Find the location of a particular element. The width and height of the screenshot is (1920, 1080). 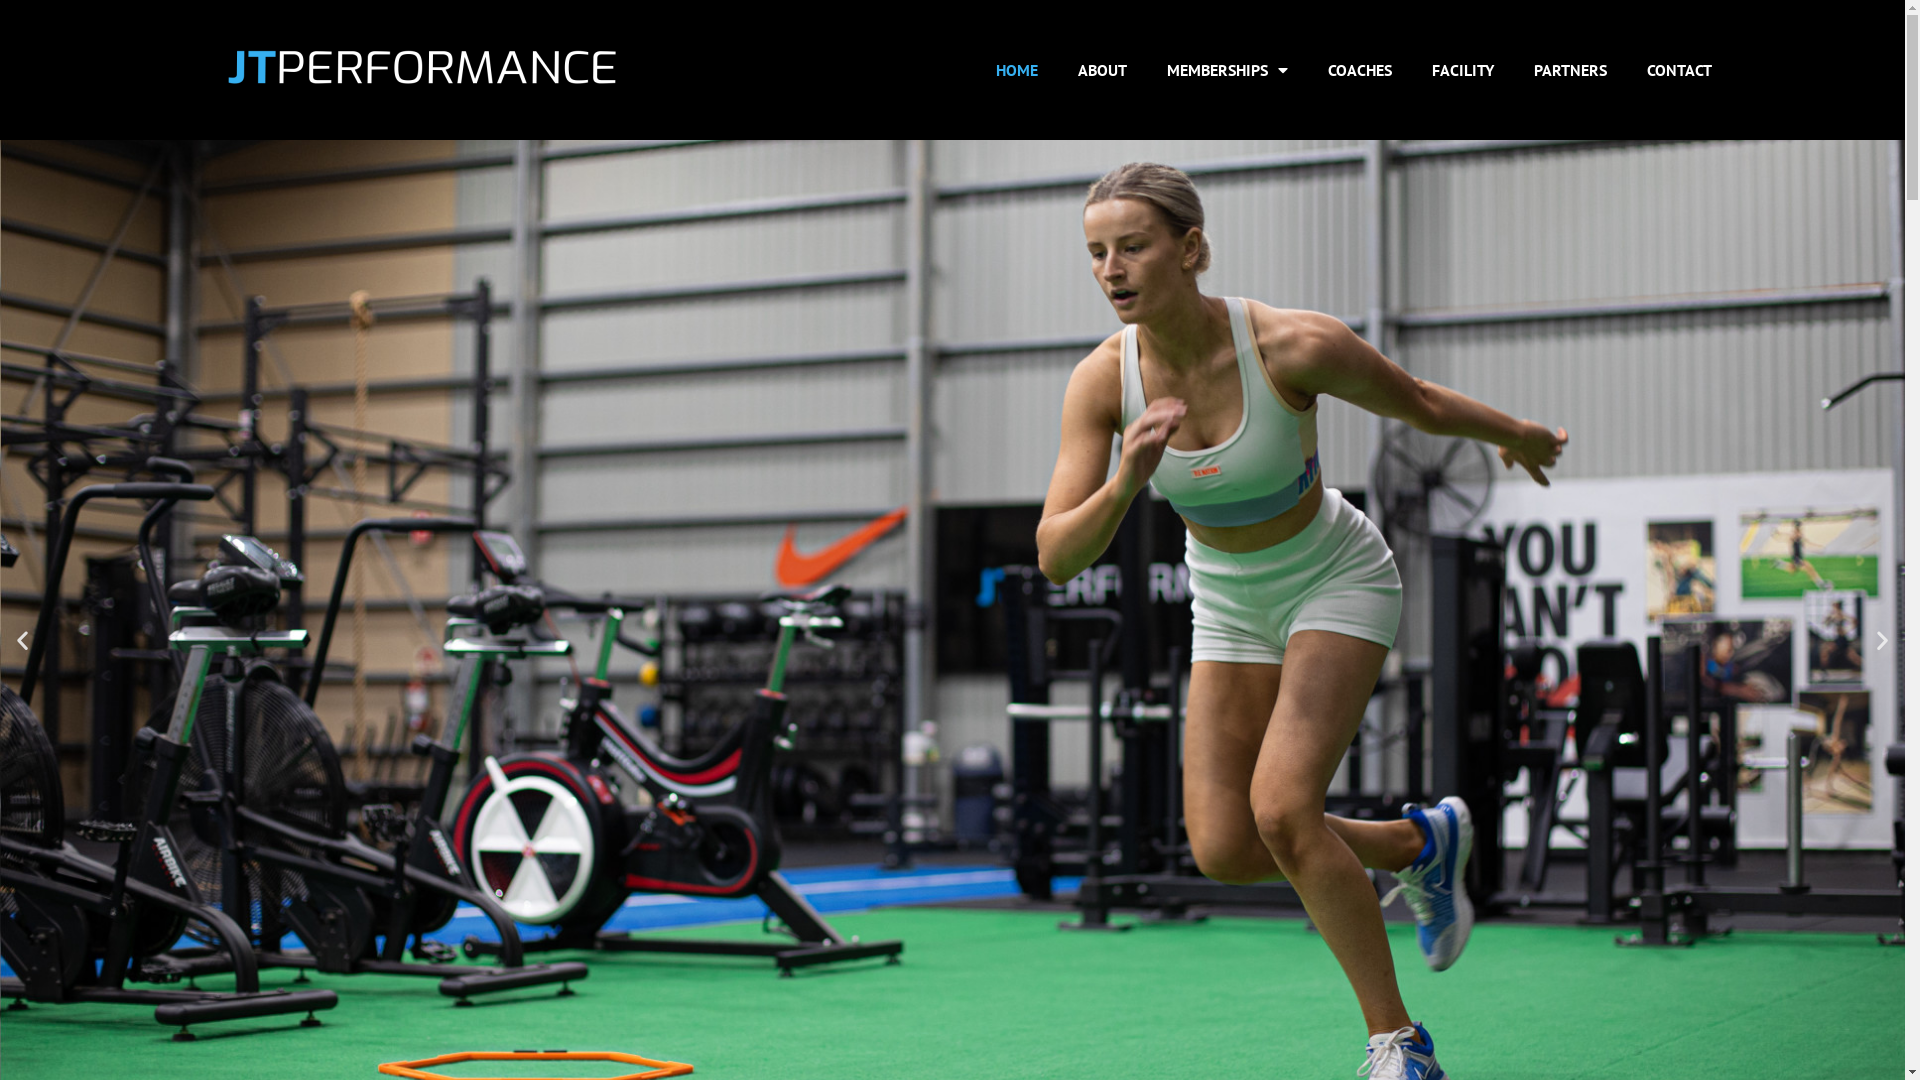

'HOME' is located at coordinates (1017, 68).